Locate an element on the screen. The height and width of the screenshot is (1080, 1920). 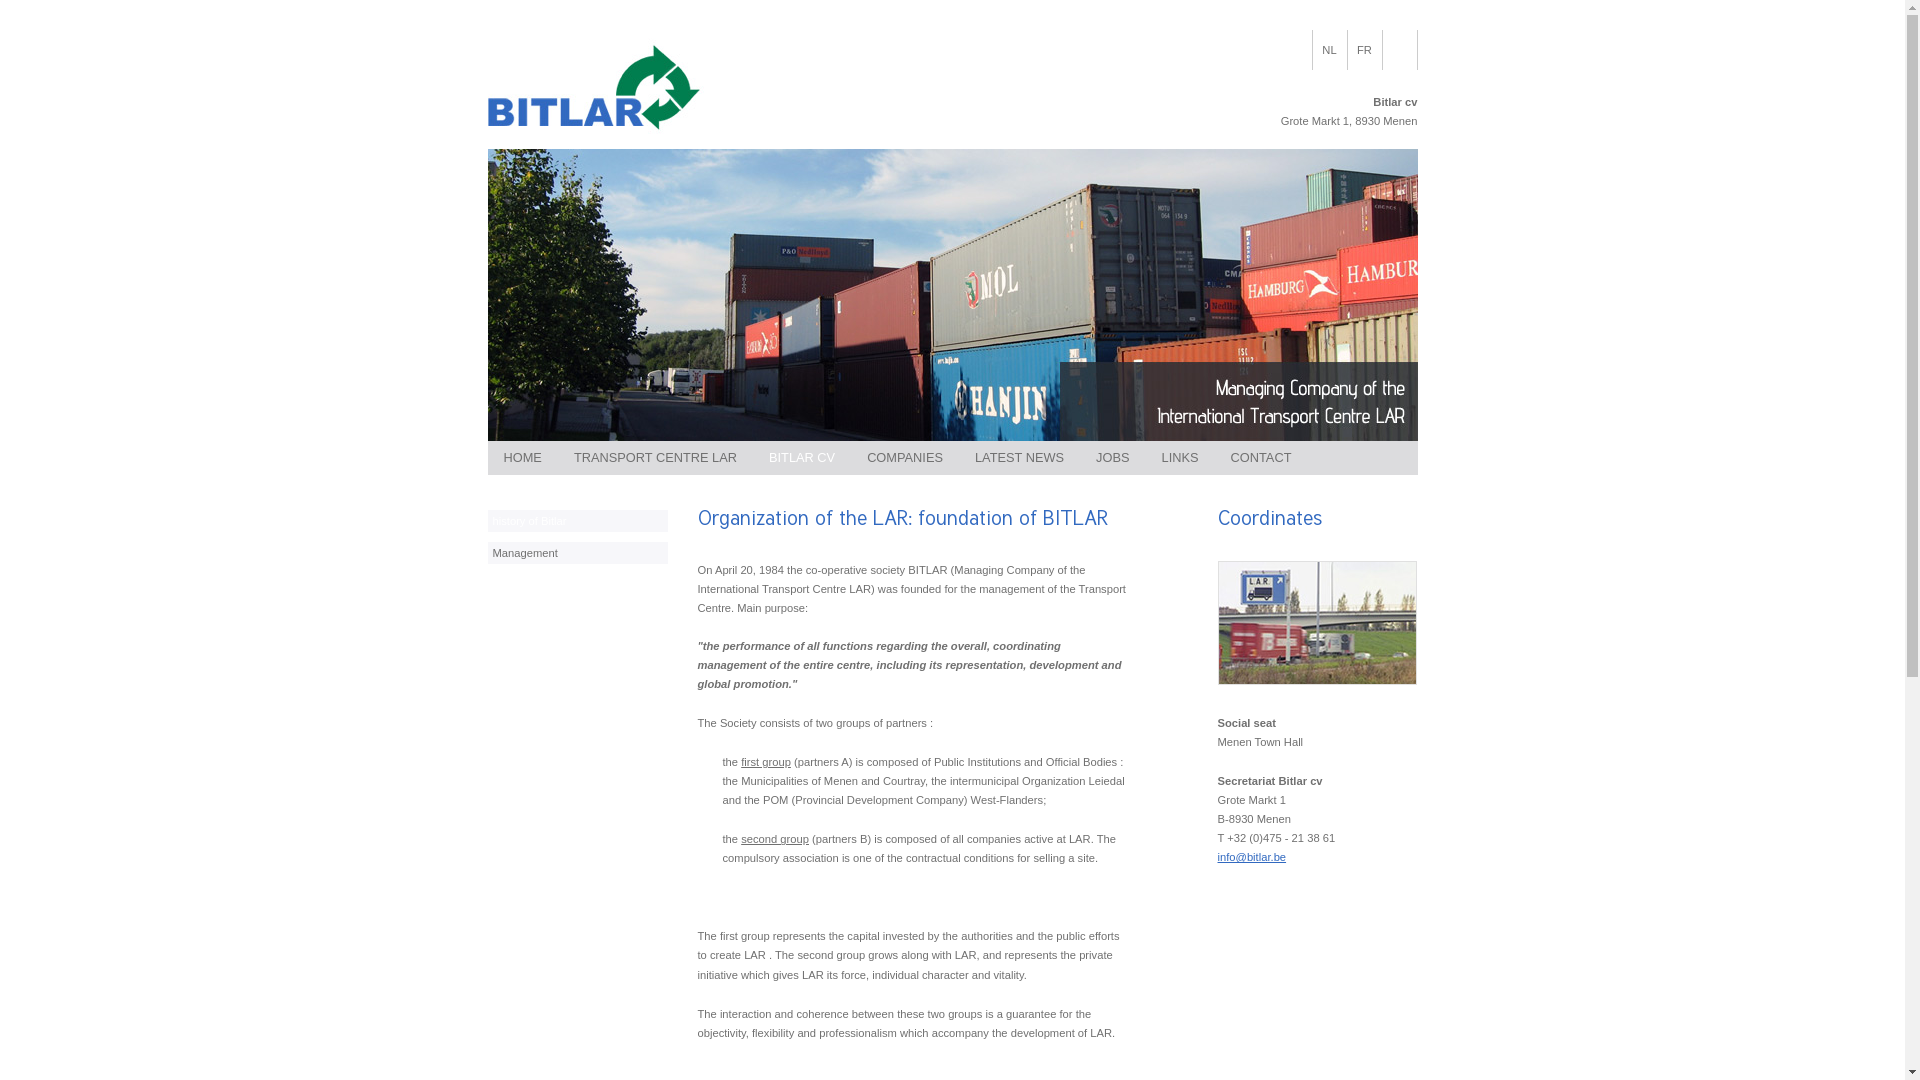
'Management' is located at coordinates (488, 552).